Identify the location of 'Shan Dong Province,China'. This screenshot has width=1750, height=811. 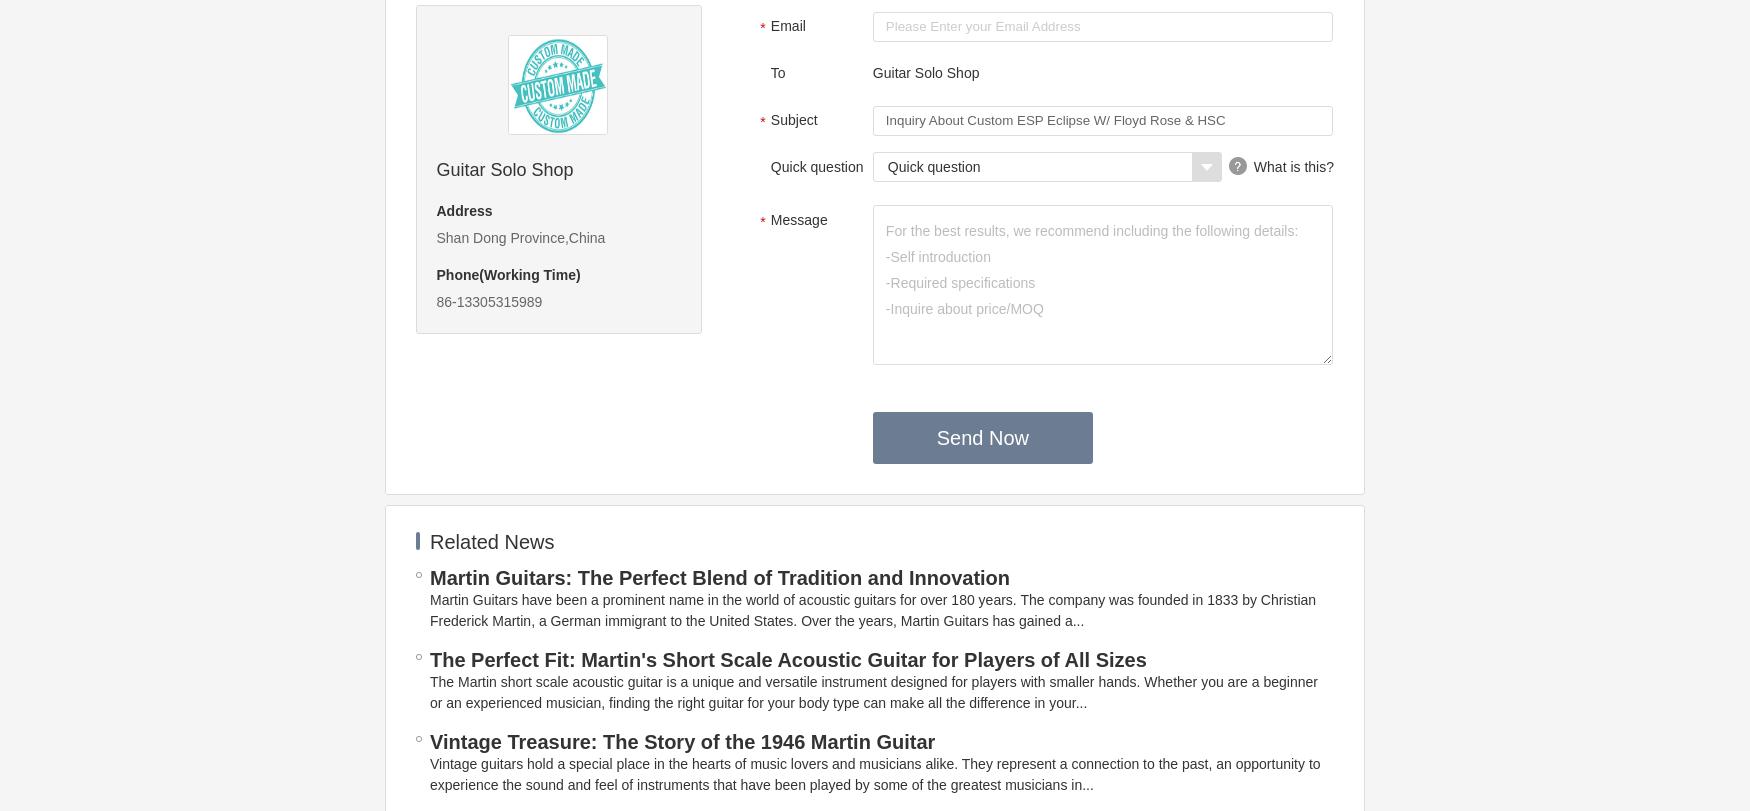
(519, 238).